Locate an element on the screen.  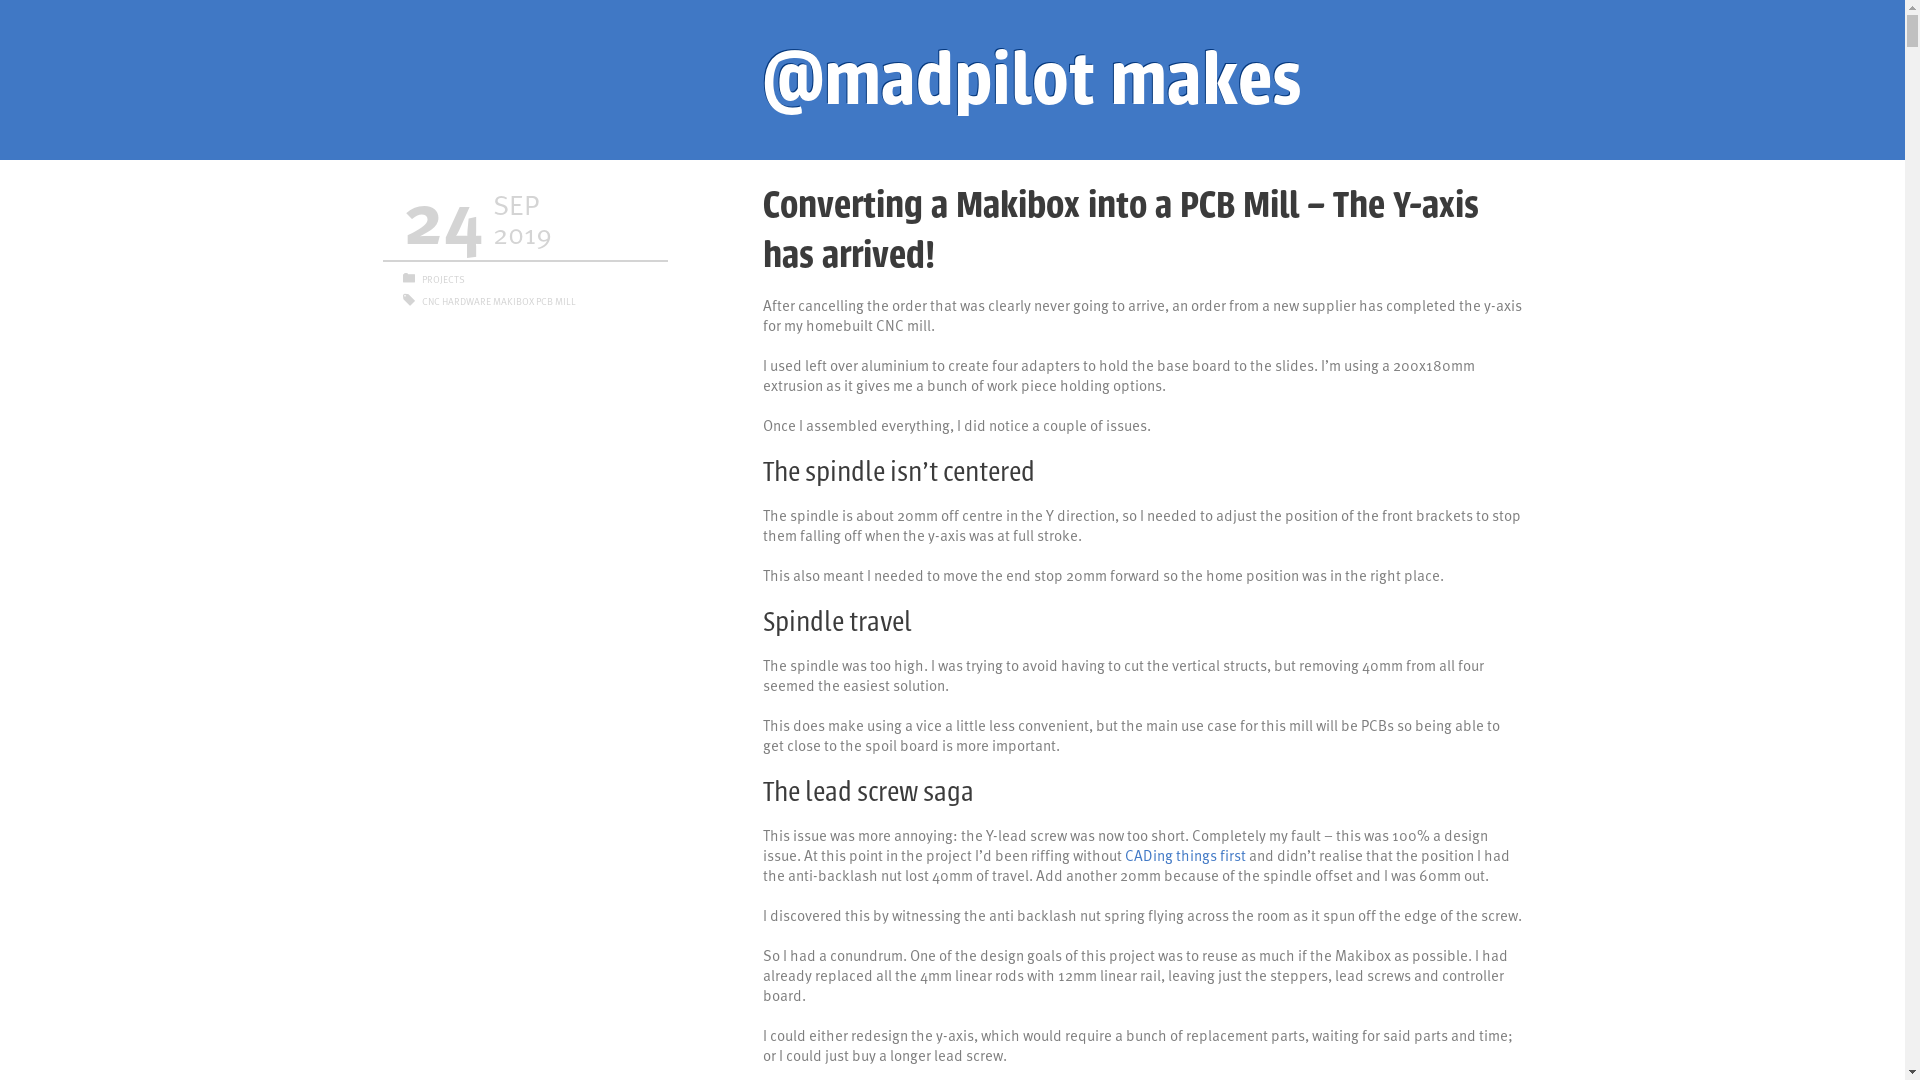
'MAKIBOX' is located at coordinates (512, 300).